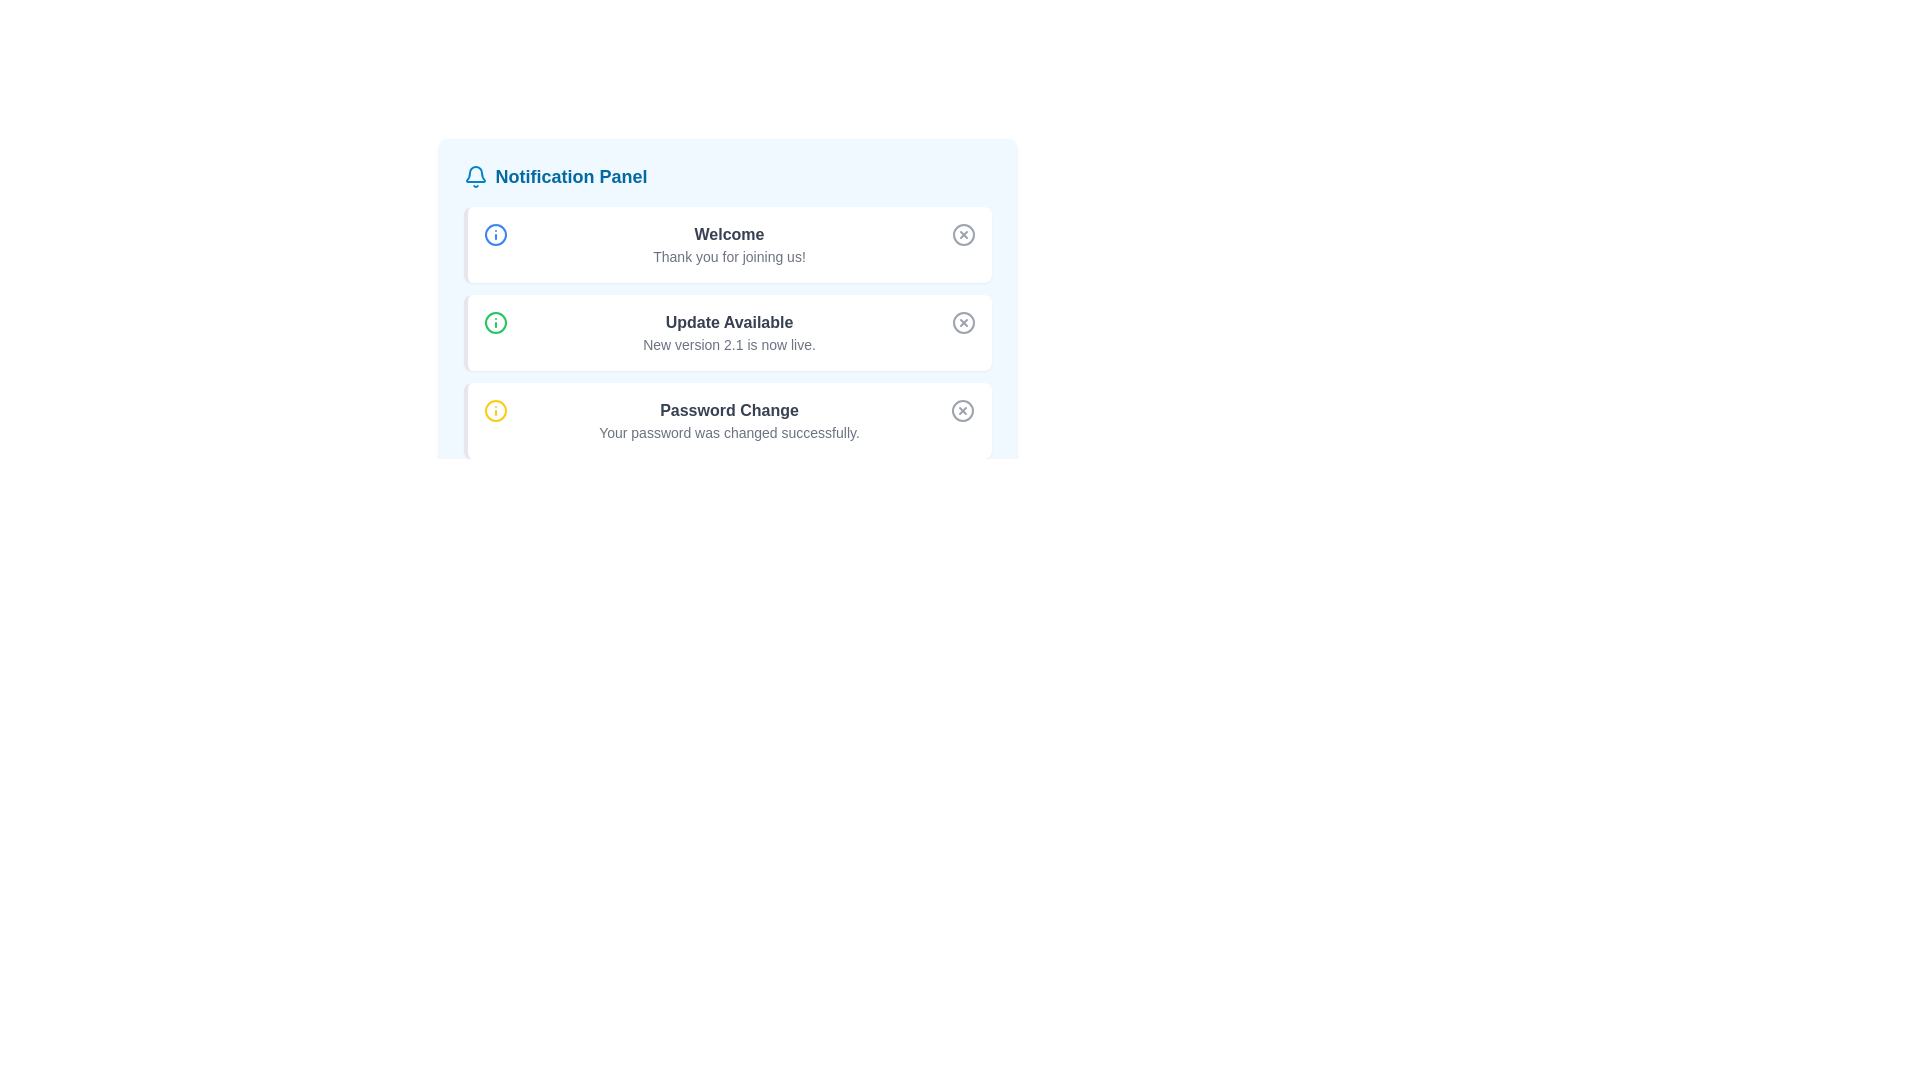  I want to click on the blue circular graphic element with a visible stroke, which is part of an icon indicating information or status, located inside a larger icon to the left of the second notification item in a stacked card list, so click(495, 234).